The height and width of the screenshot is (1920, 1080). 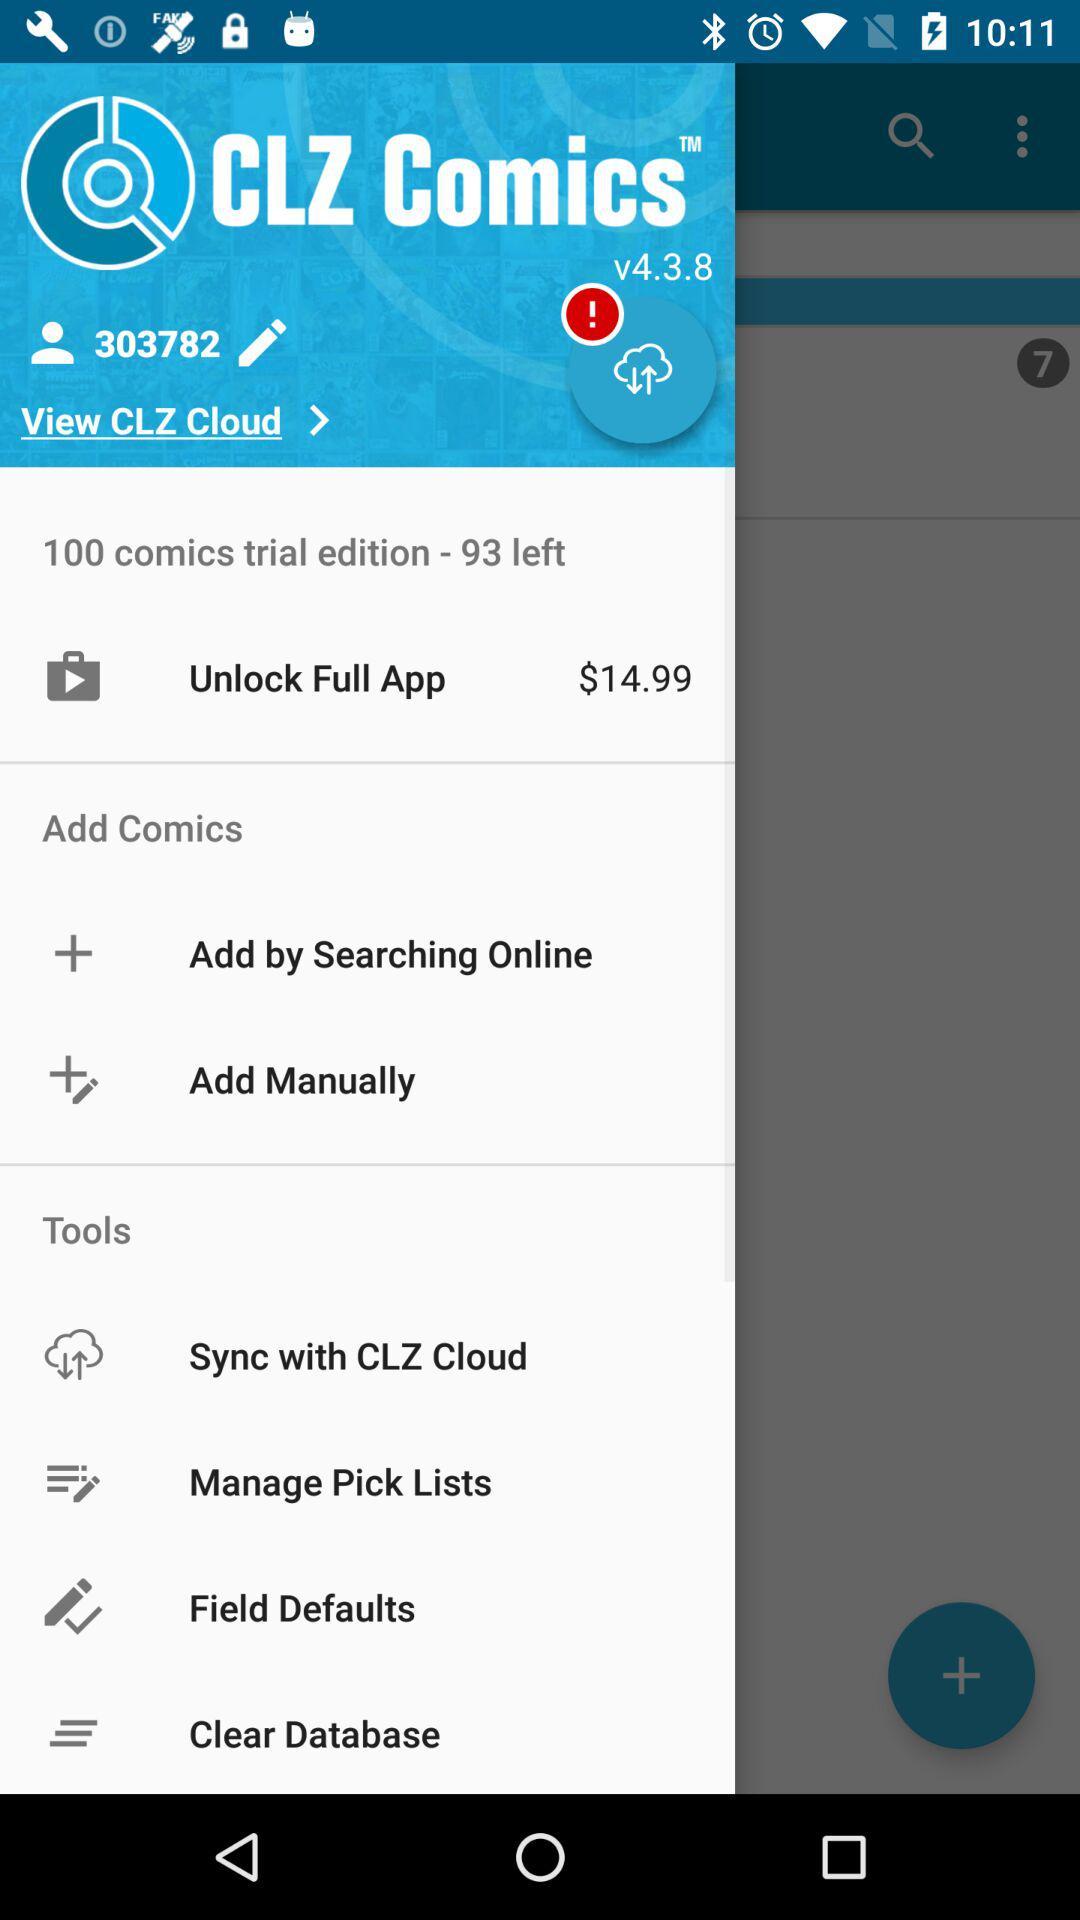 I want to click on the add icon, so click(x=960, y=1675).